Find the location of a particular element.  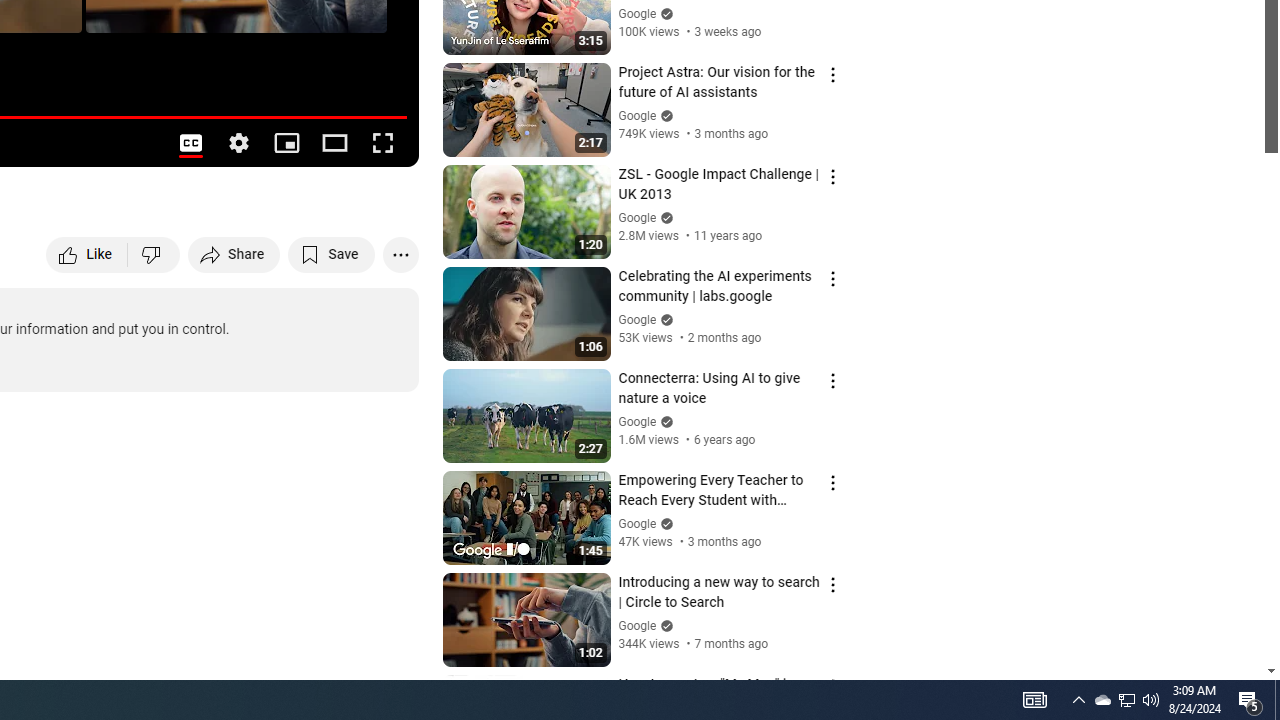

'Action menu' is located at coordinates (832, 686).